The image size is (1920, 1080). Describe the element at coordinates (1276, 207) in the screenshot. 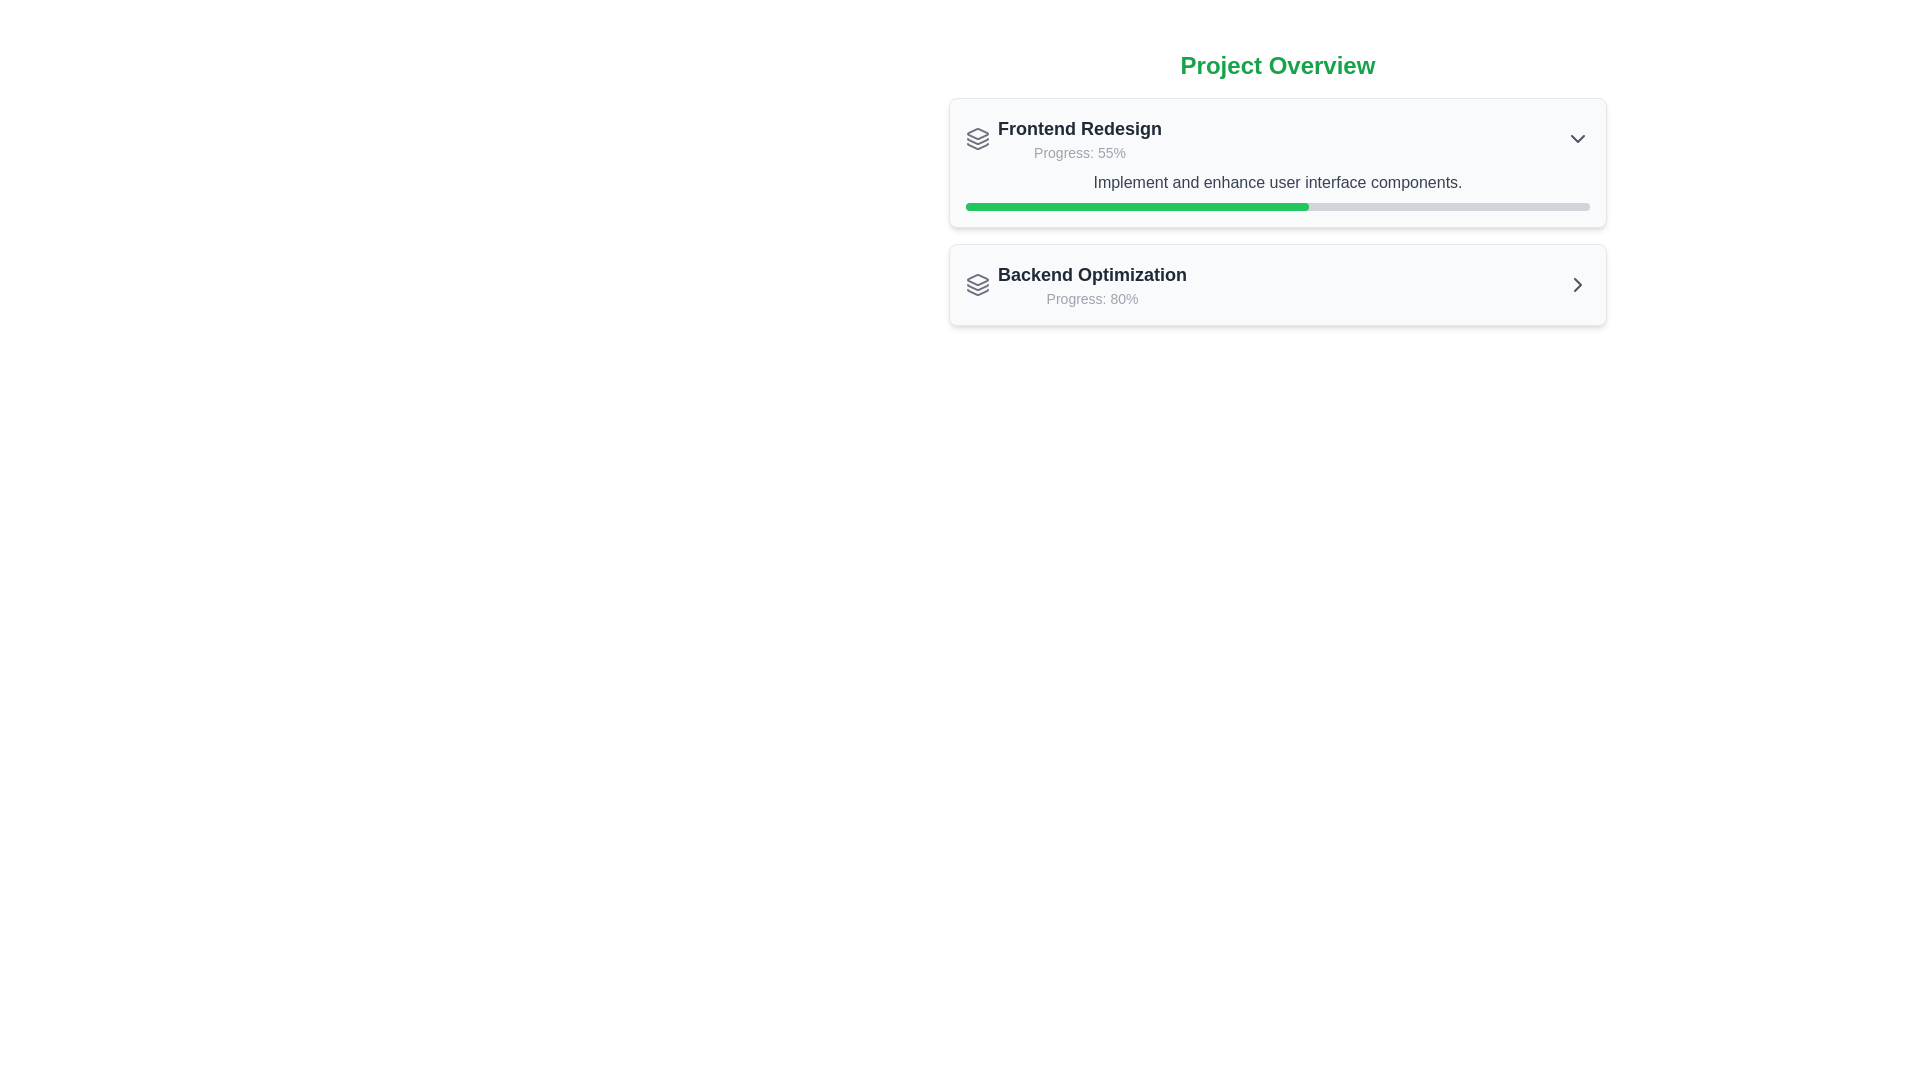

I see `the thin rectangular progress bar with rounded corners located in the 'Frontend Redesign' section of the 'Project Overview' interface, directly below the 'Implement and enhance user interface components.' text` at that location.